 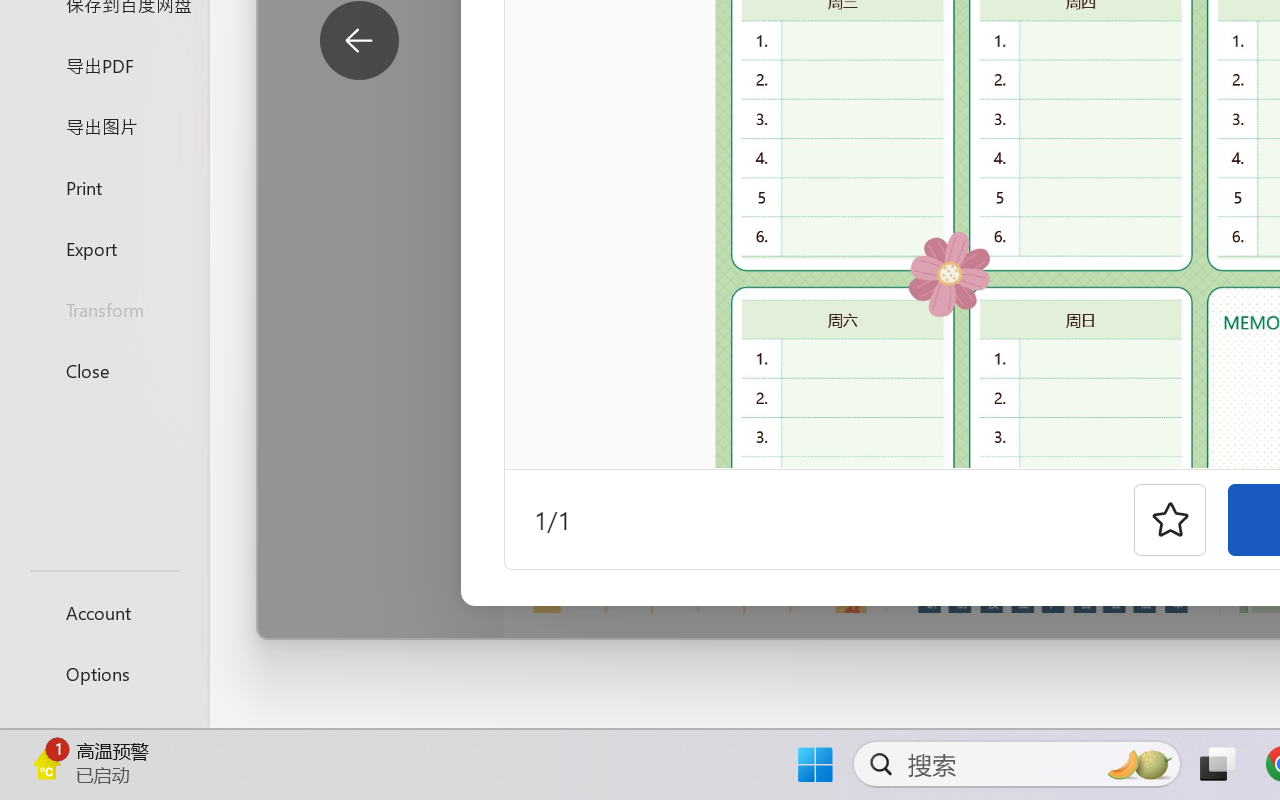 I want to click on 'Options', so click(x=103, y=673).